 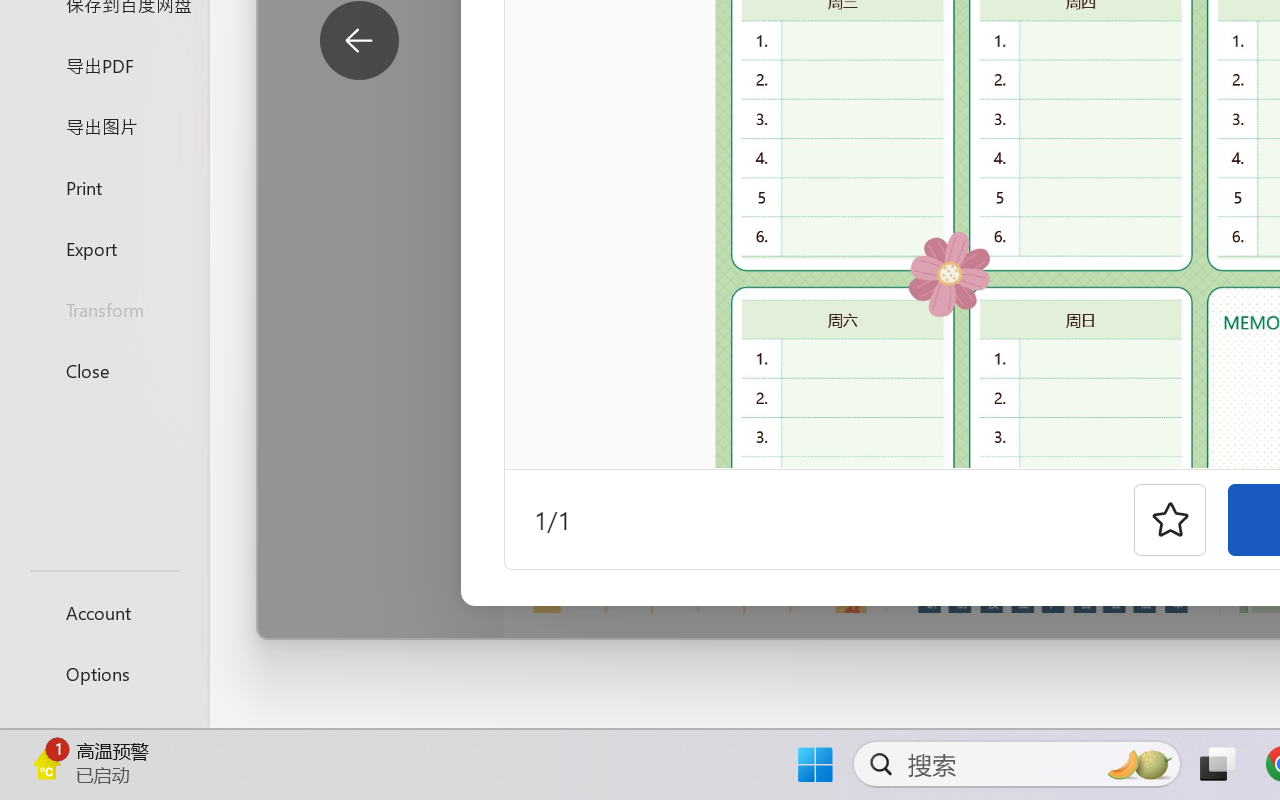 I want to click on 'Options', so click(x=103, y=673).